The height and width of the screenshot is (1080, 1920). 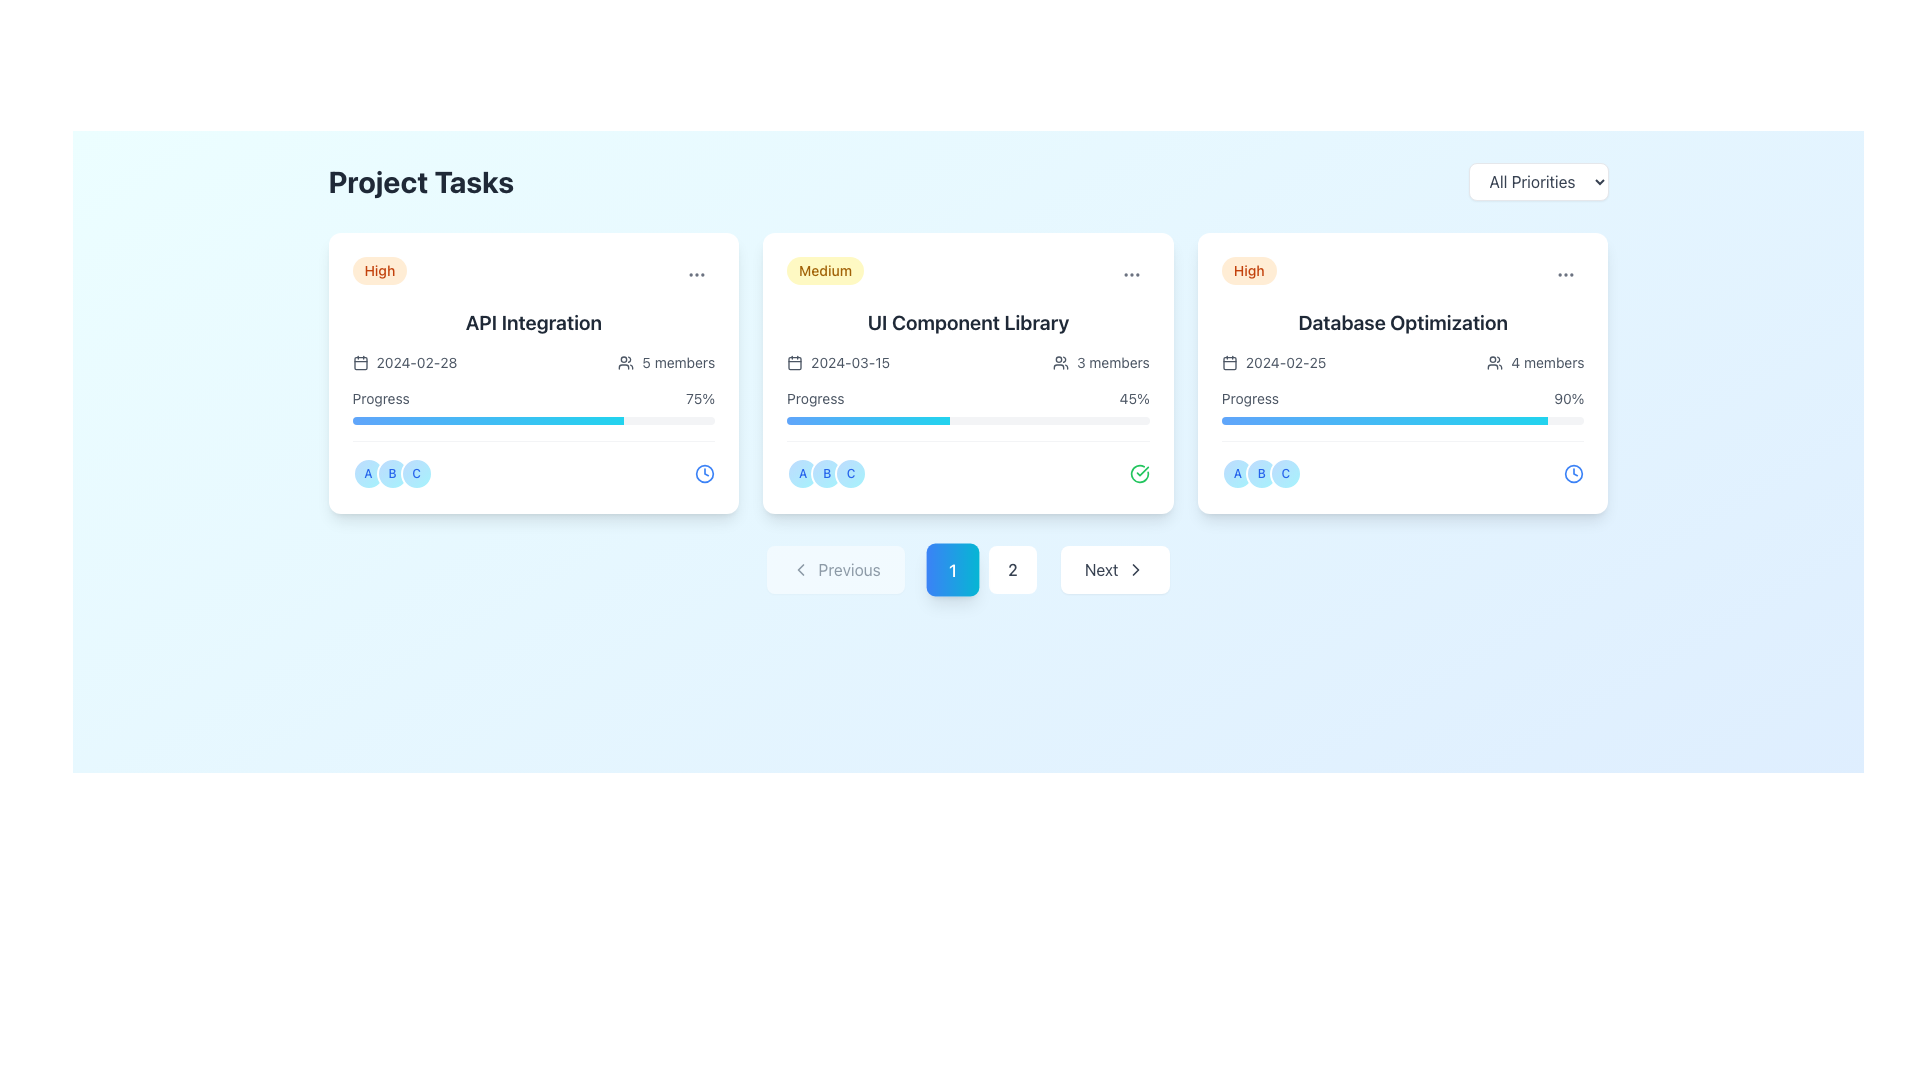 I want to click on the 'Database Optimization' Card component, which is the third card in a horizontal layout, so click(x=1402, y=373).